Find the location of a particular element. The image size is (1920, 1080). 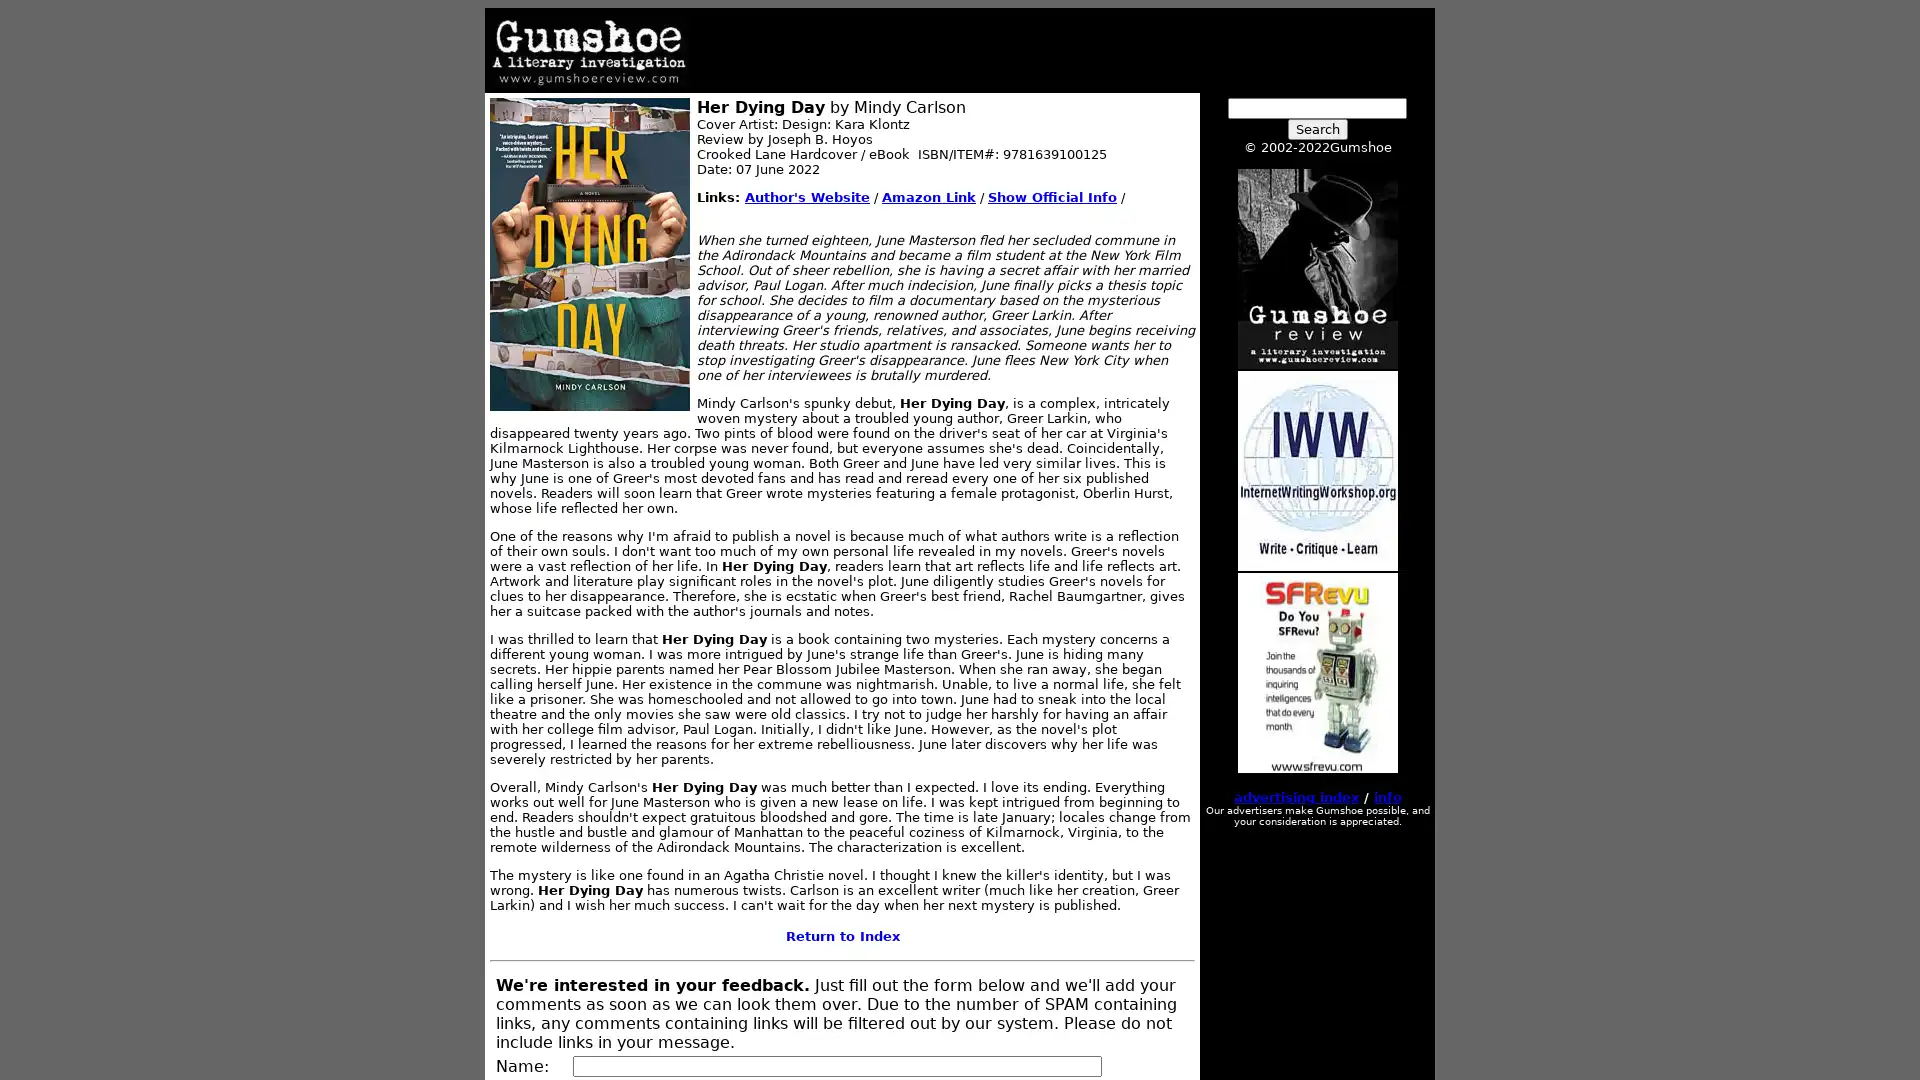

Search is located at coordinates (1316, 128).